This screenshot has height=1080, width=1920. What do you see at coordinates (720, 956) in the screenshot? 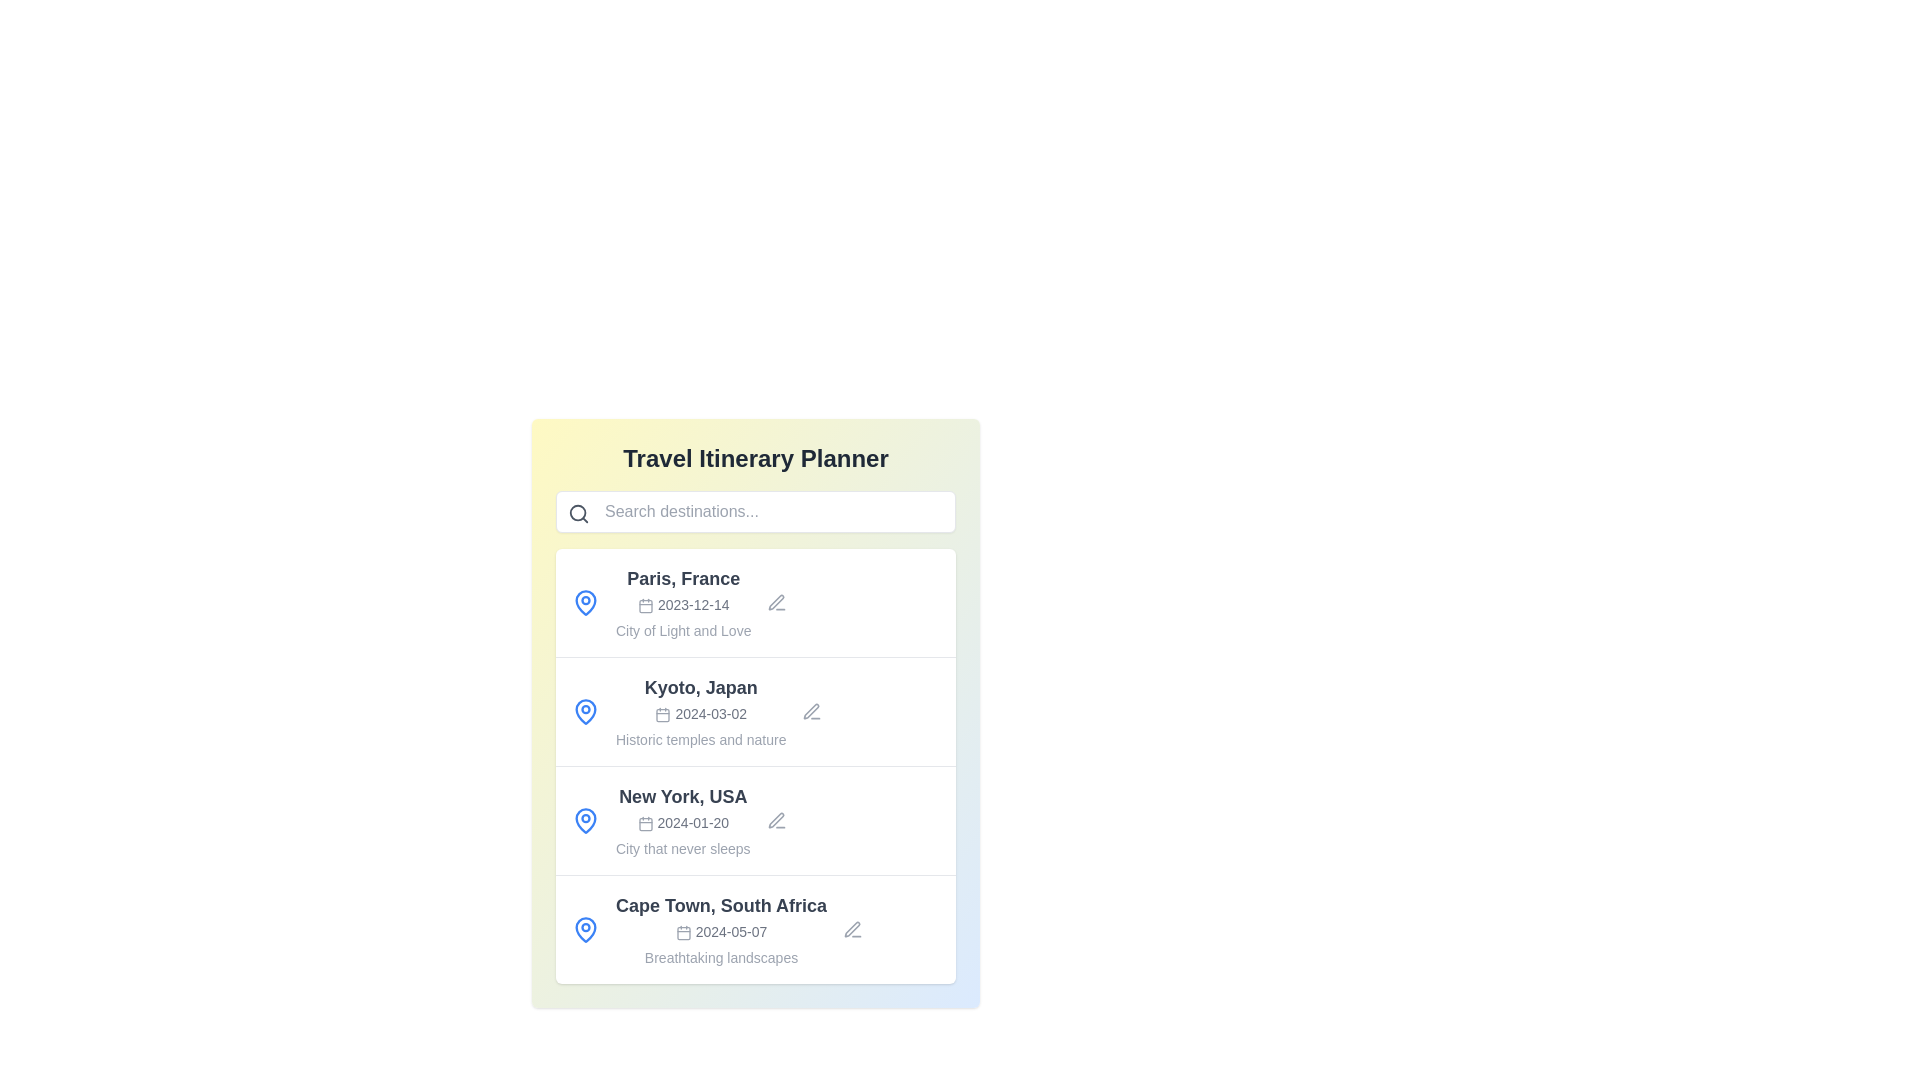
I see `the text label providing additional descriptive information about the location in the card for accessibility tools to read it` at bounding box center [720, 956].